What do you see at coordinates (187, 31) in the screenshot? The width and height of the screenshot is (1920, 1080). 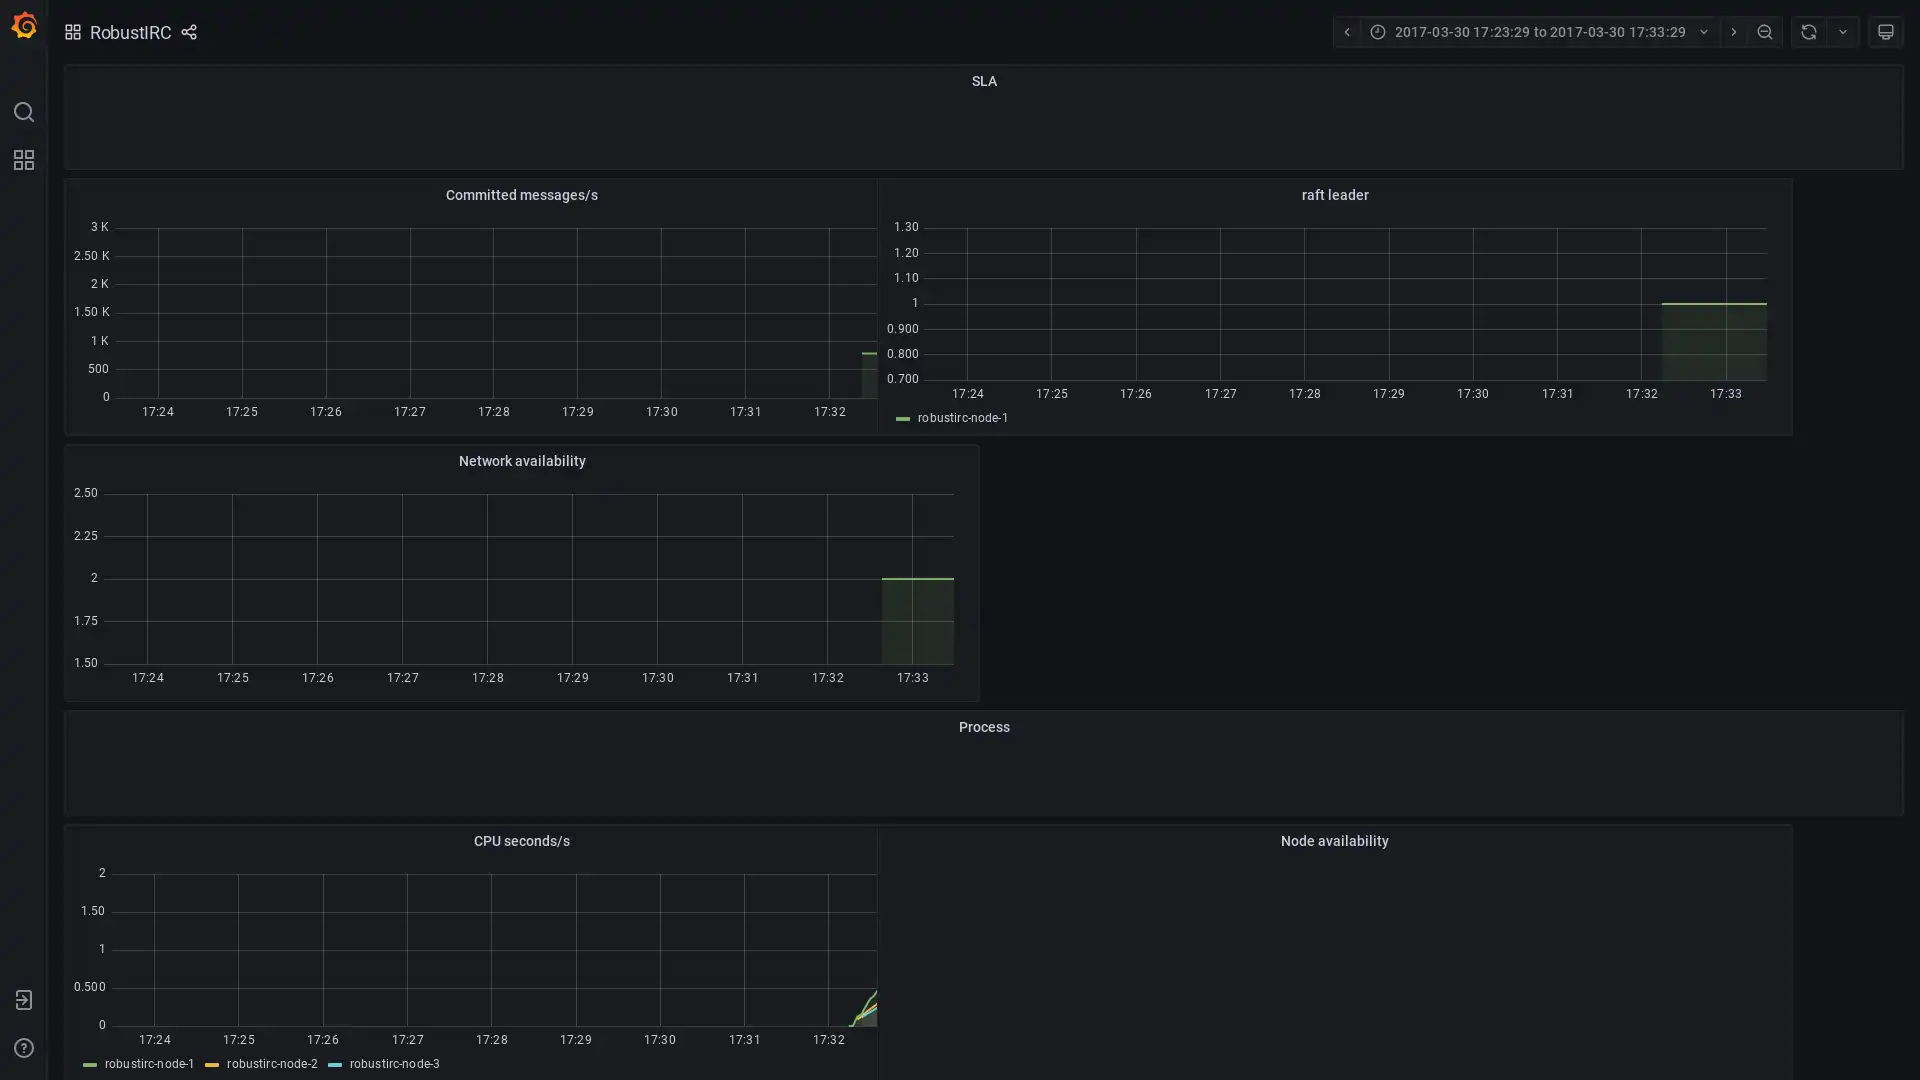 I see `Share dashboard or panel` at bounding box center [187, 31].